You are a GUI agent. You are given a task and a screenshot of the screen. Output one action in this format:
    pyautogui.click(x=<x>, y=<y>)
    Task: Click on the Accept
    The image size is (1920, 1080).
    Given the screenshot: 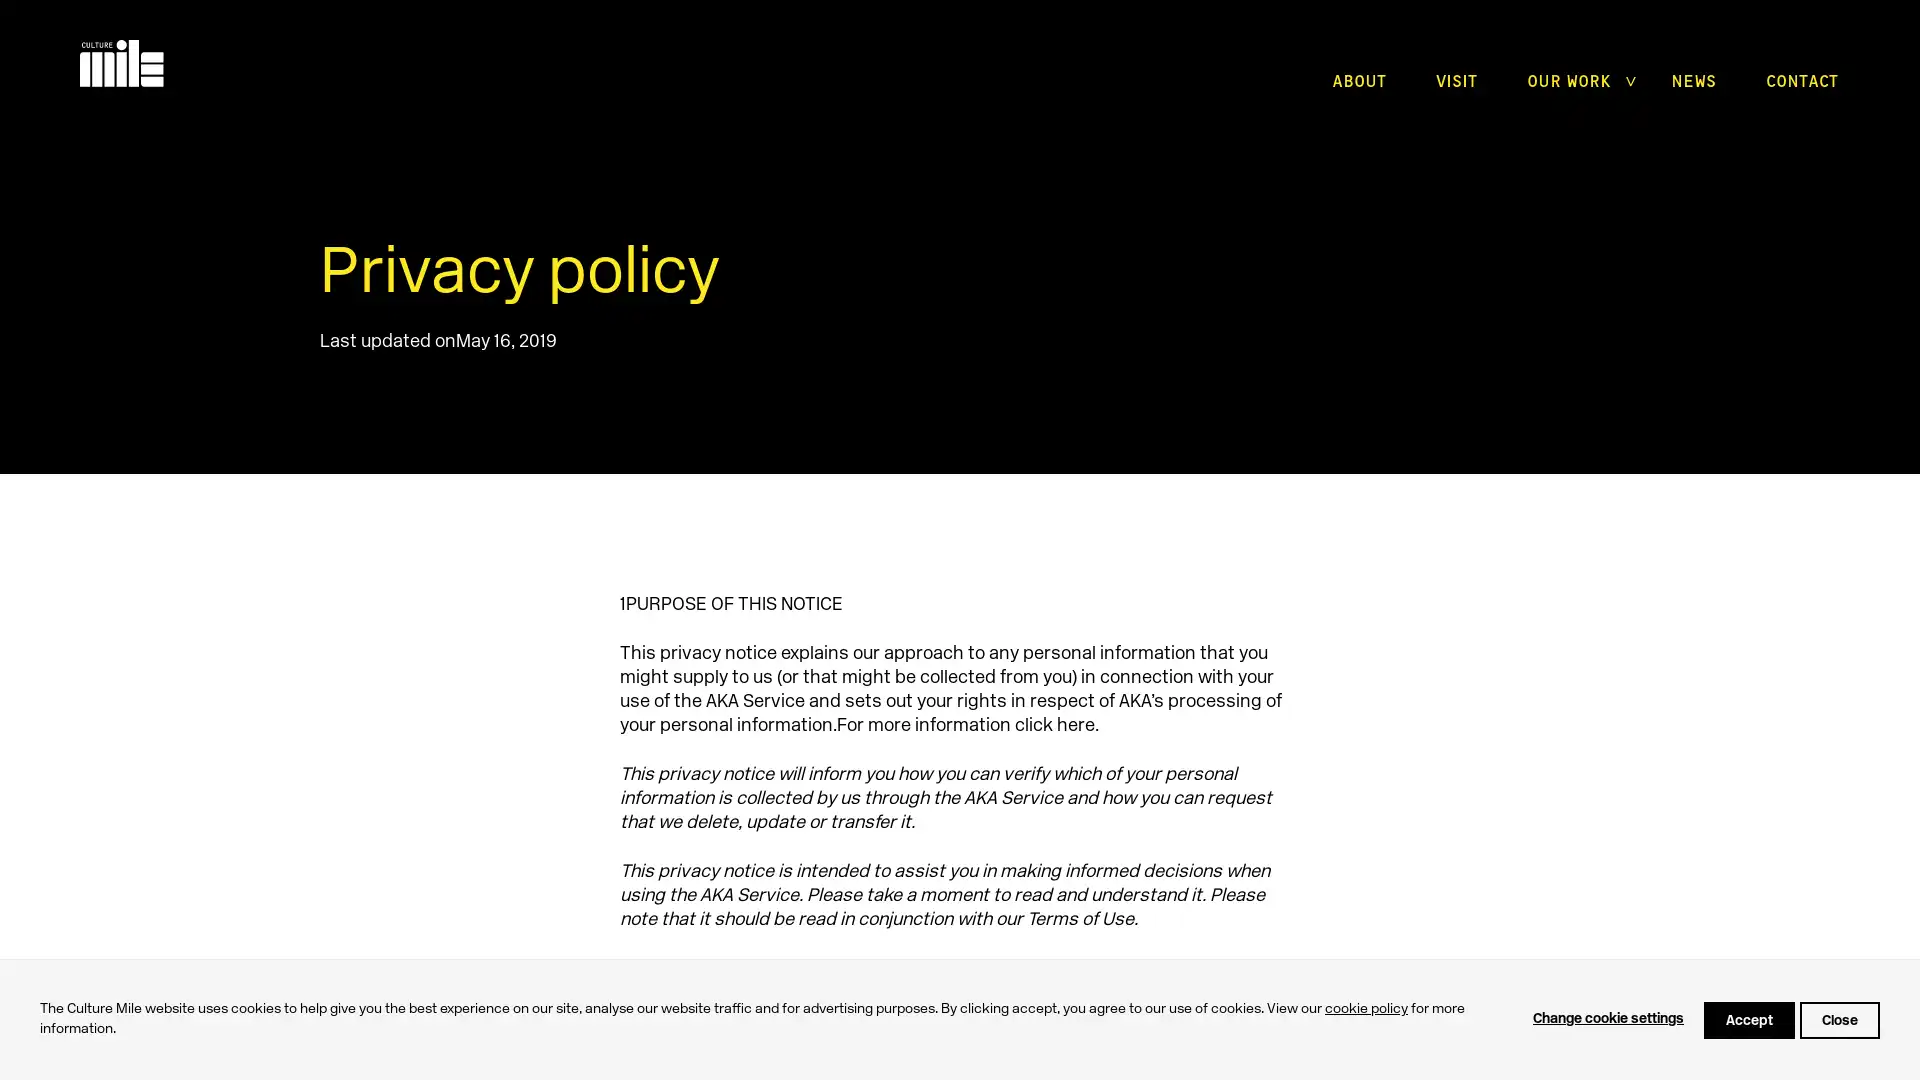 What is the action you would take?
    pyautogui.click(x=1748, y=1019)
    